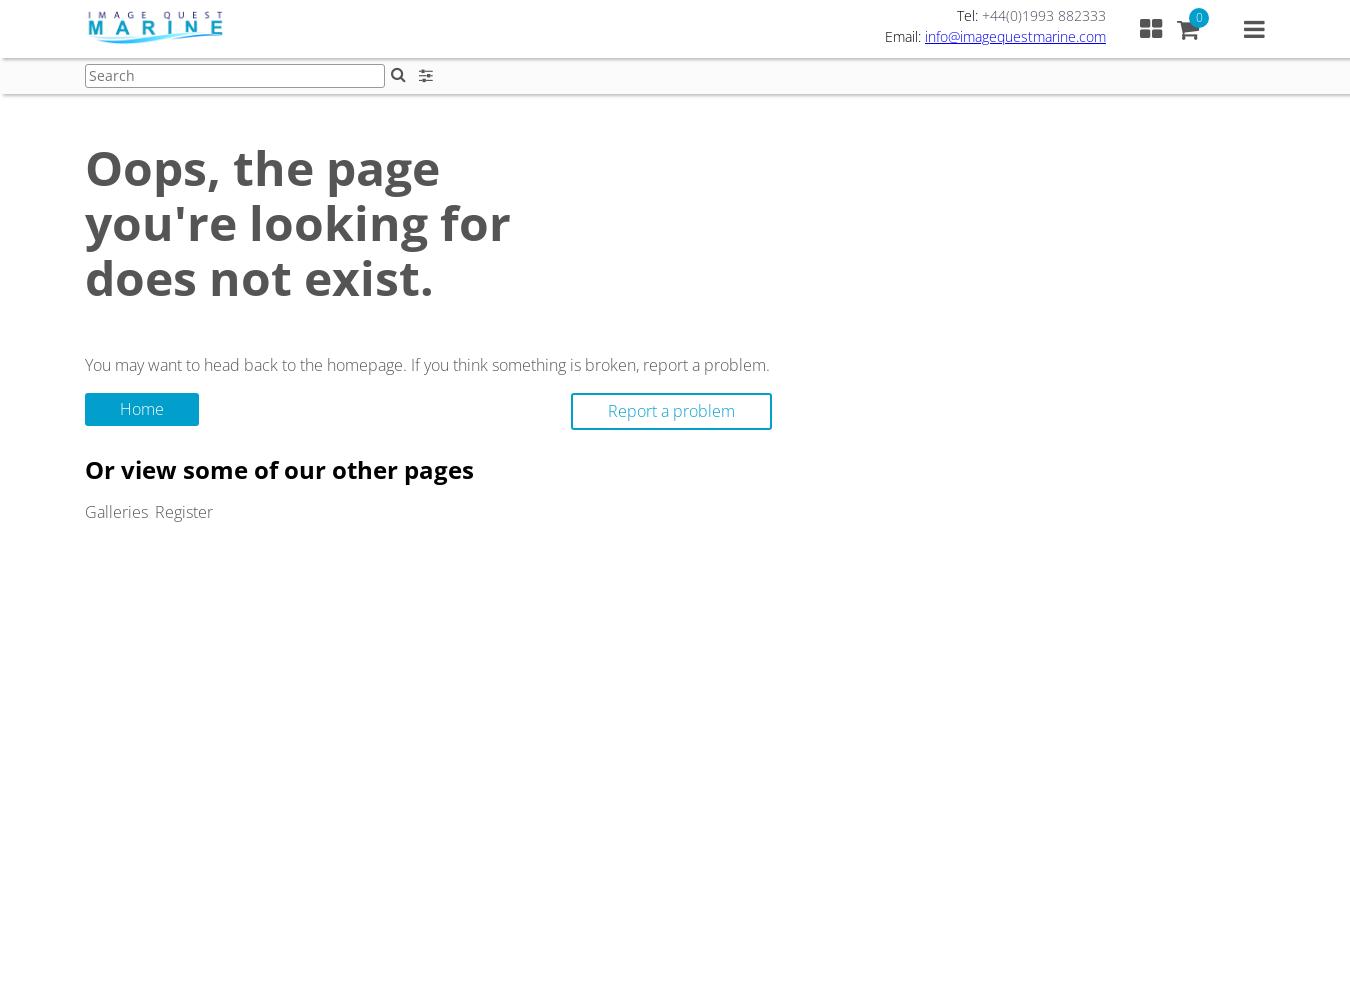 This screenshot has width=1350, height=1000. Describe the element at coordinates (904, 36) in the screenshot. I see `'Email:'` at that location.